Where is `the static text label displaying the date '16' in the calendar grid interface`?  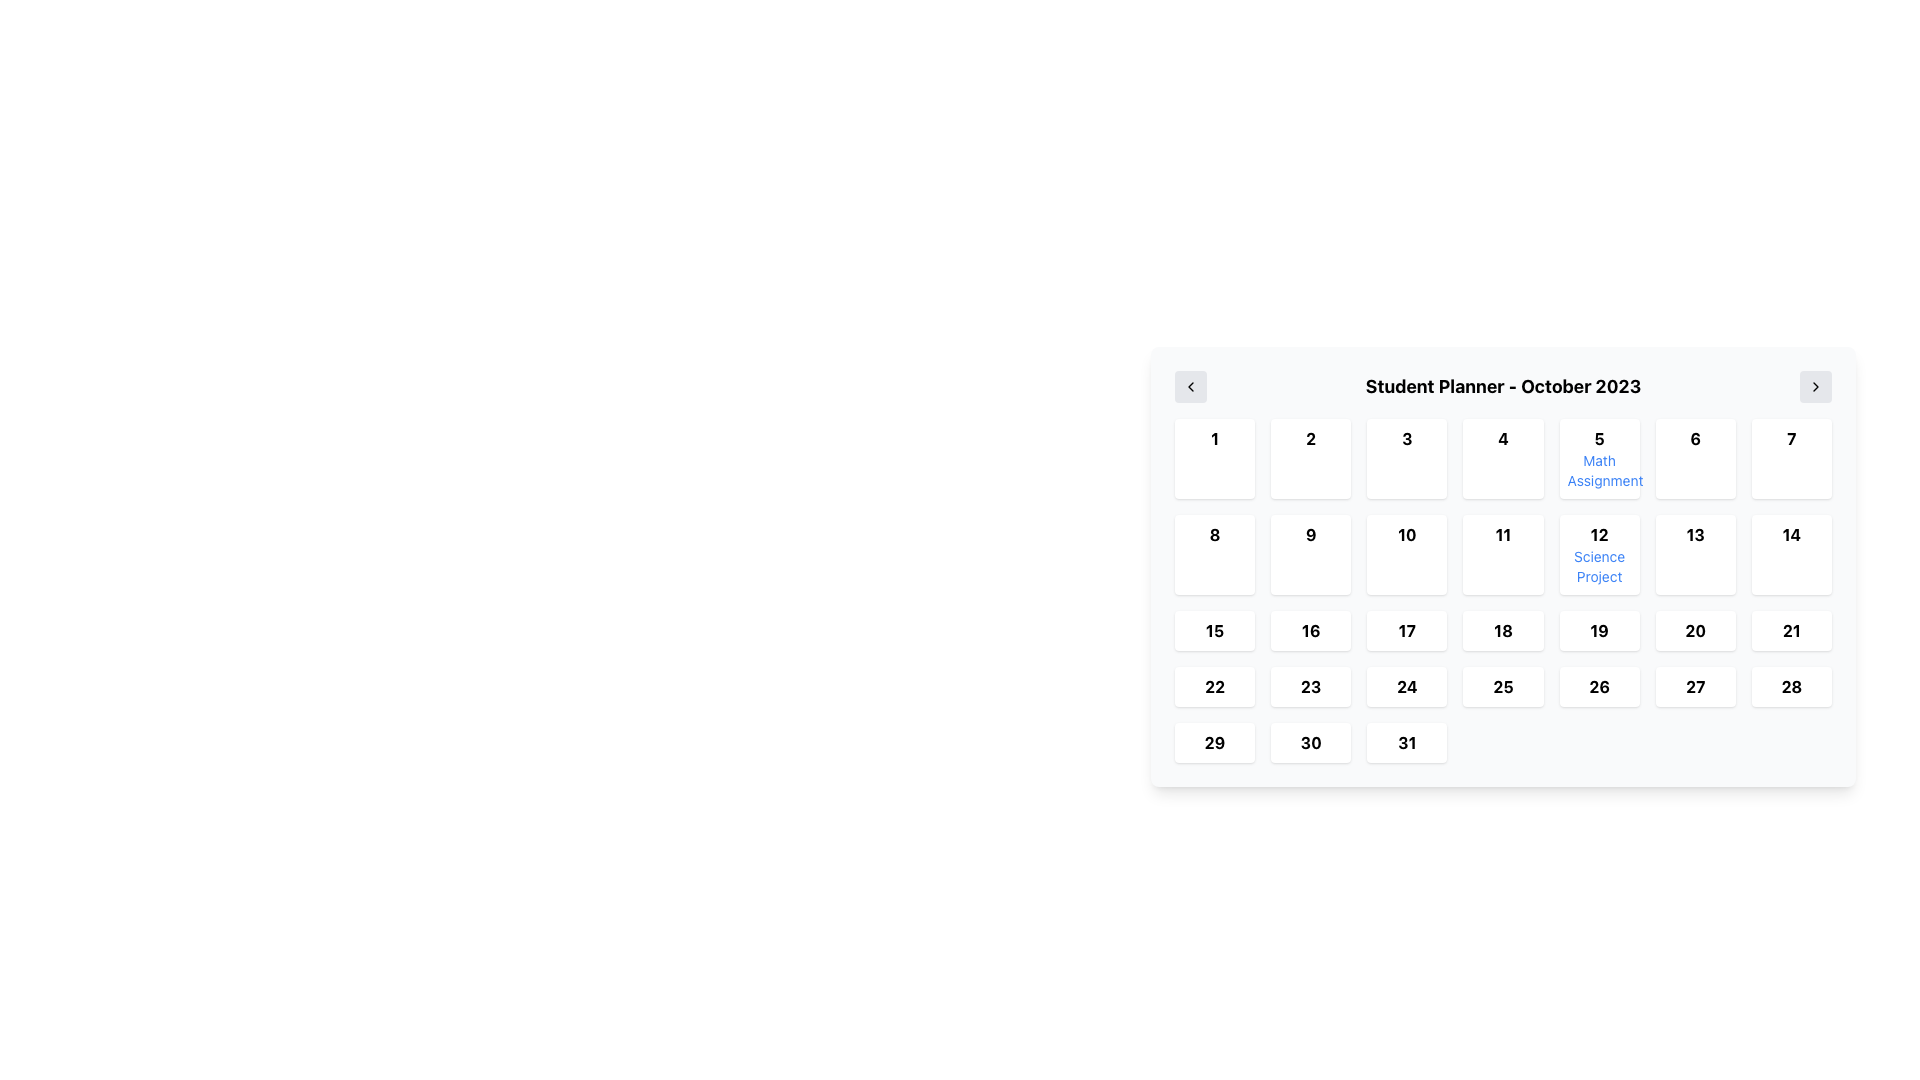
the static text label displaying the date '16' in the calendar grid interface is located at coordinates (1311, 631).